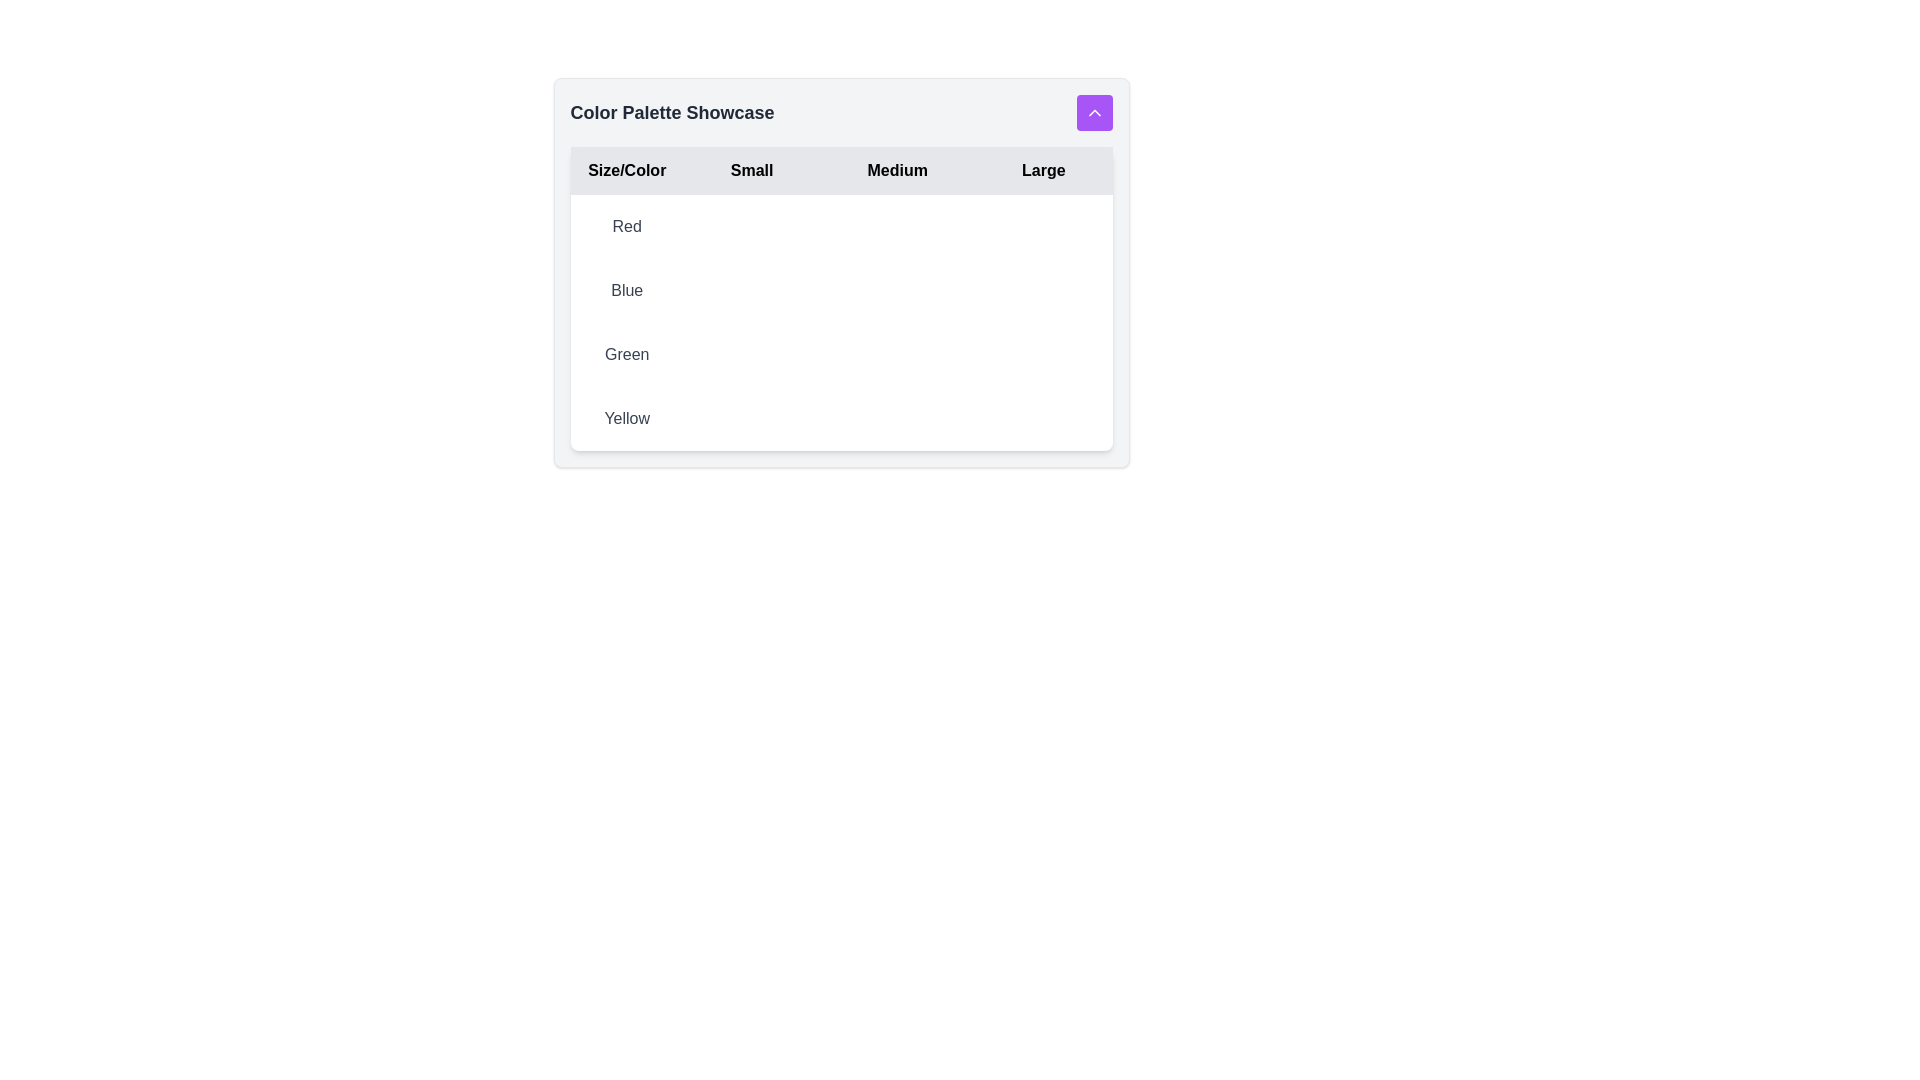 The height and width of the screenshot is (1080, 1920). Describe the element at coordinates (896, 226) in the screenshot. I see `the label positioned under the 'Medium' column header in the first row labeled 'Red' of the table layout` at that location.